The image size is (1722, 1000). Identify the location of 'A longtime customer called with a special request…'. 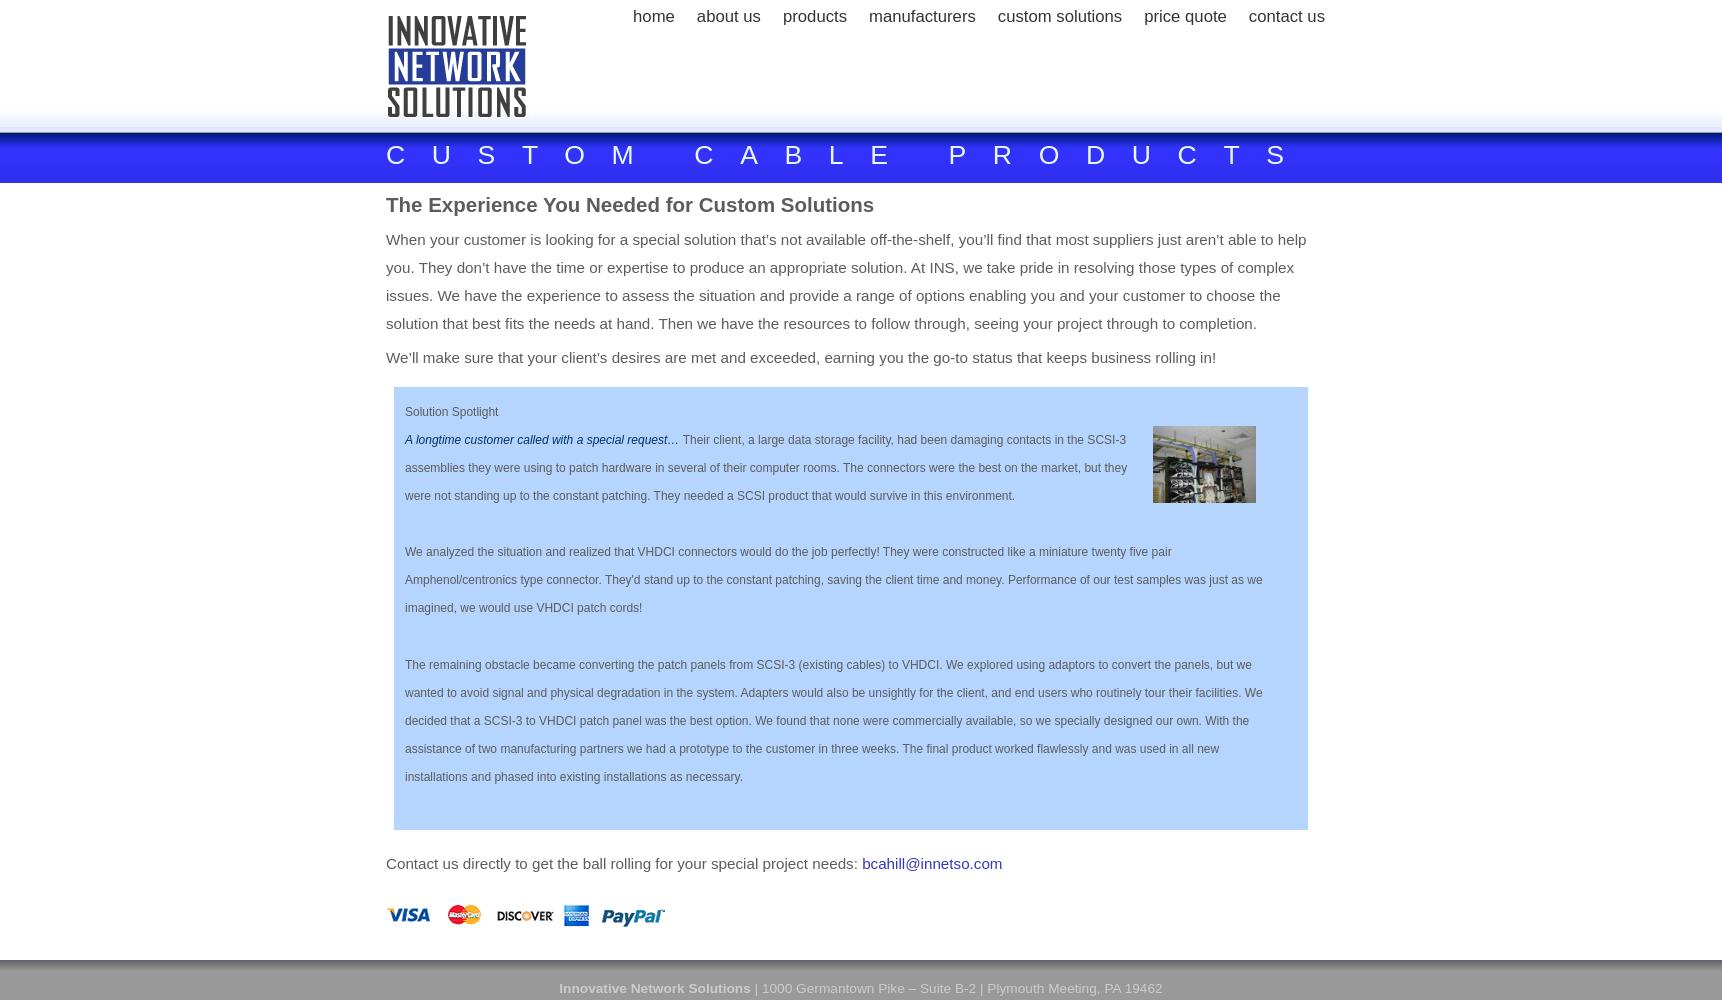
(543, 438).